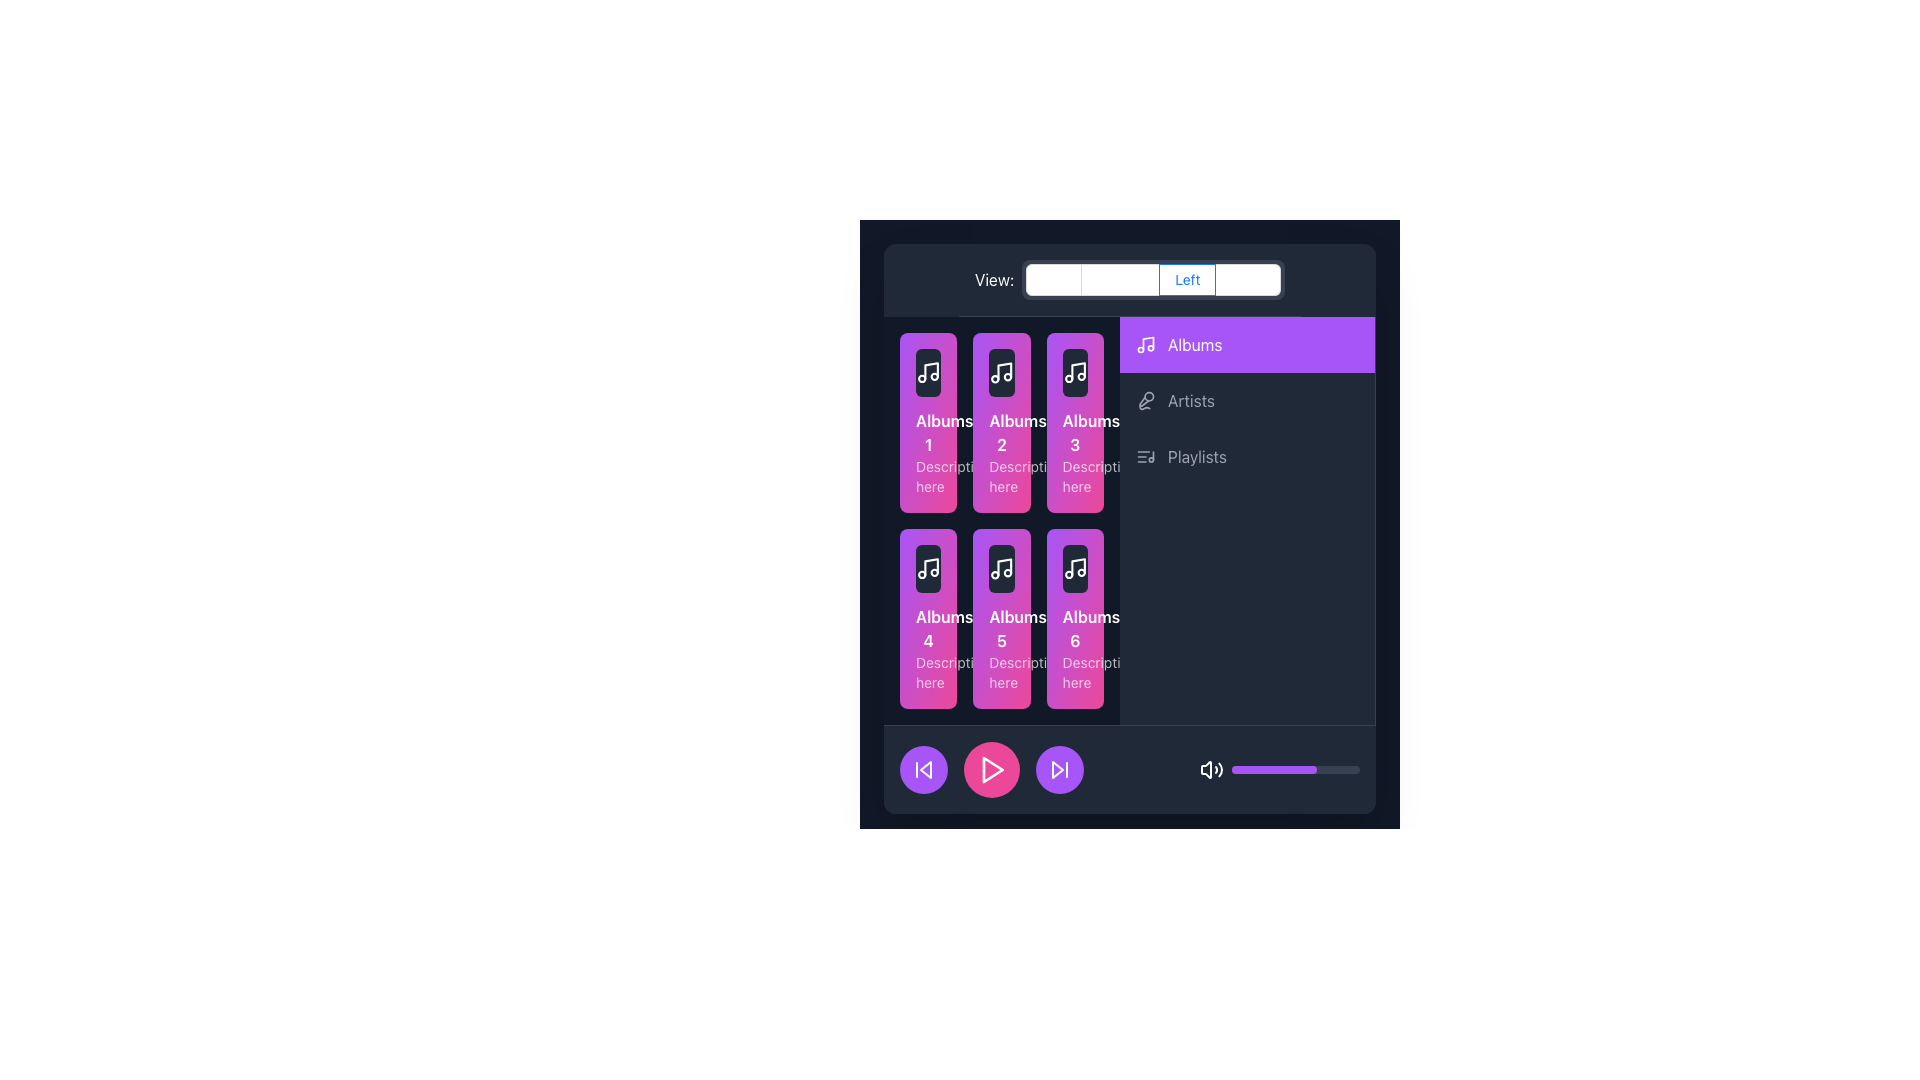 The height and width of the screenshot is (1080, 1920). What do you see at coordinates (1247, 279) in the screenshot?
I see `the far-right radio button labeled 'Right' in the toggle button group at the top-right corner of the content area` at bounding box center [1247, 279].